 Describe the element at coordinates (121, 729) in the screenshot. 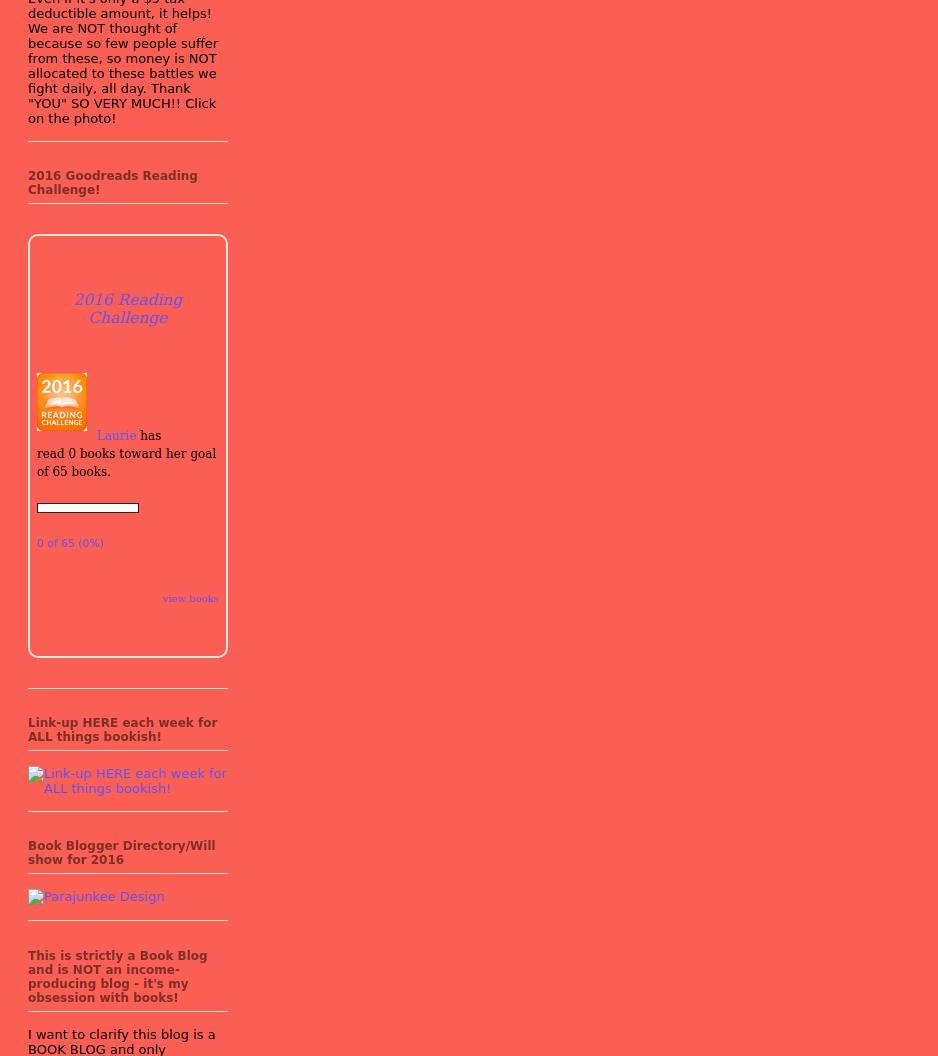

I see `'Link-up HERE each week for ALL things bookish!'` at that location.